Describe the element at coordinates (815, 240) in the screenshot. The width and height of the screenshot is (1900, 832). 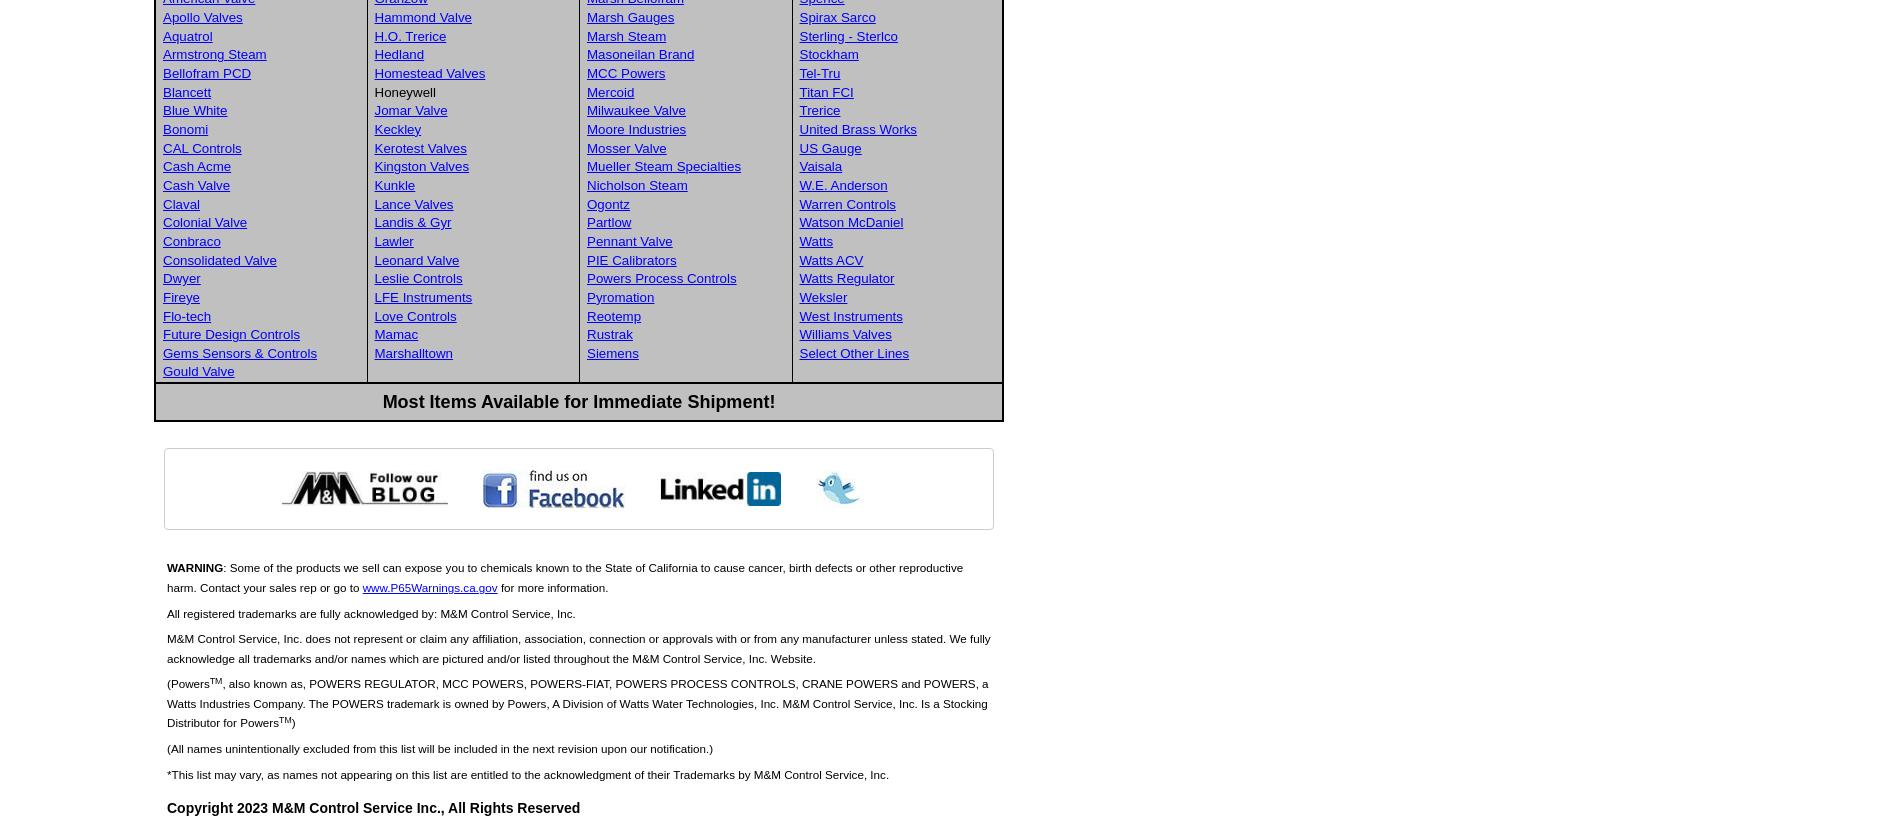
I see `'Watts'` at that location.